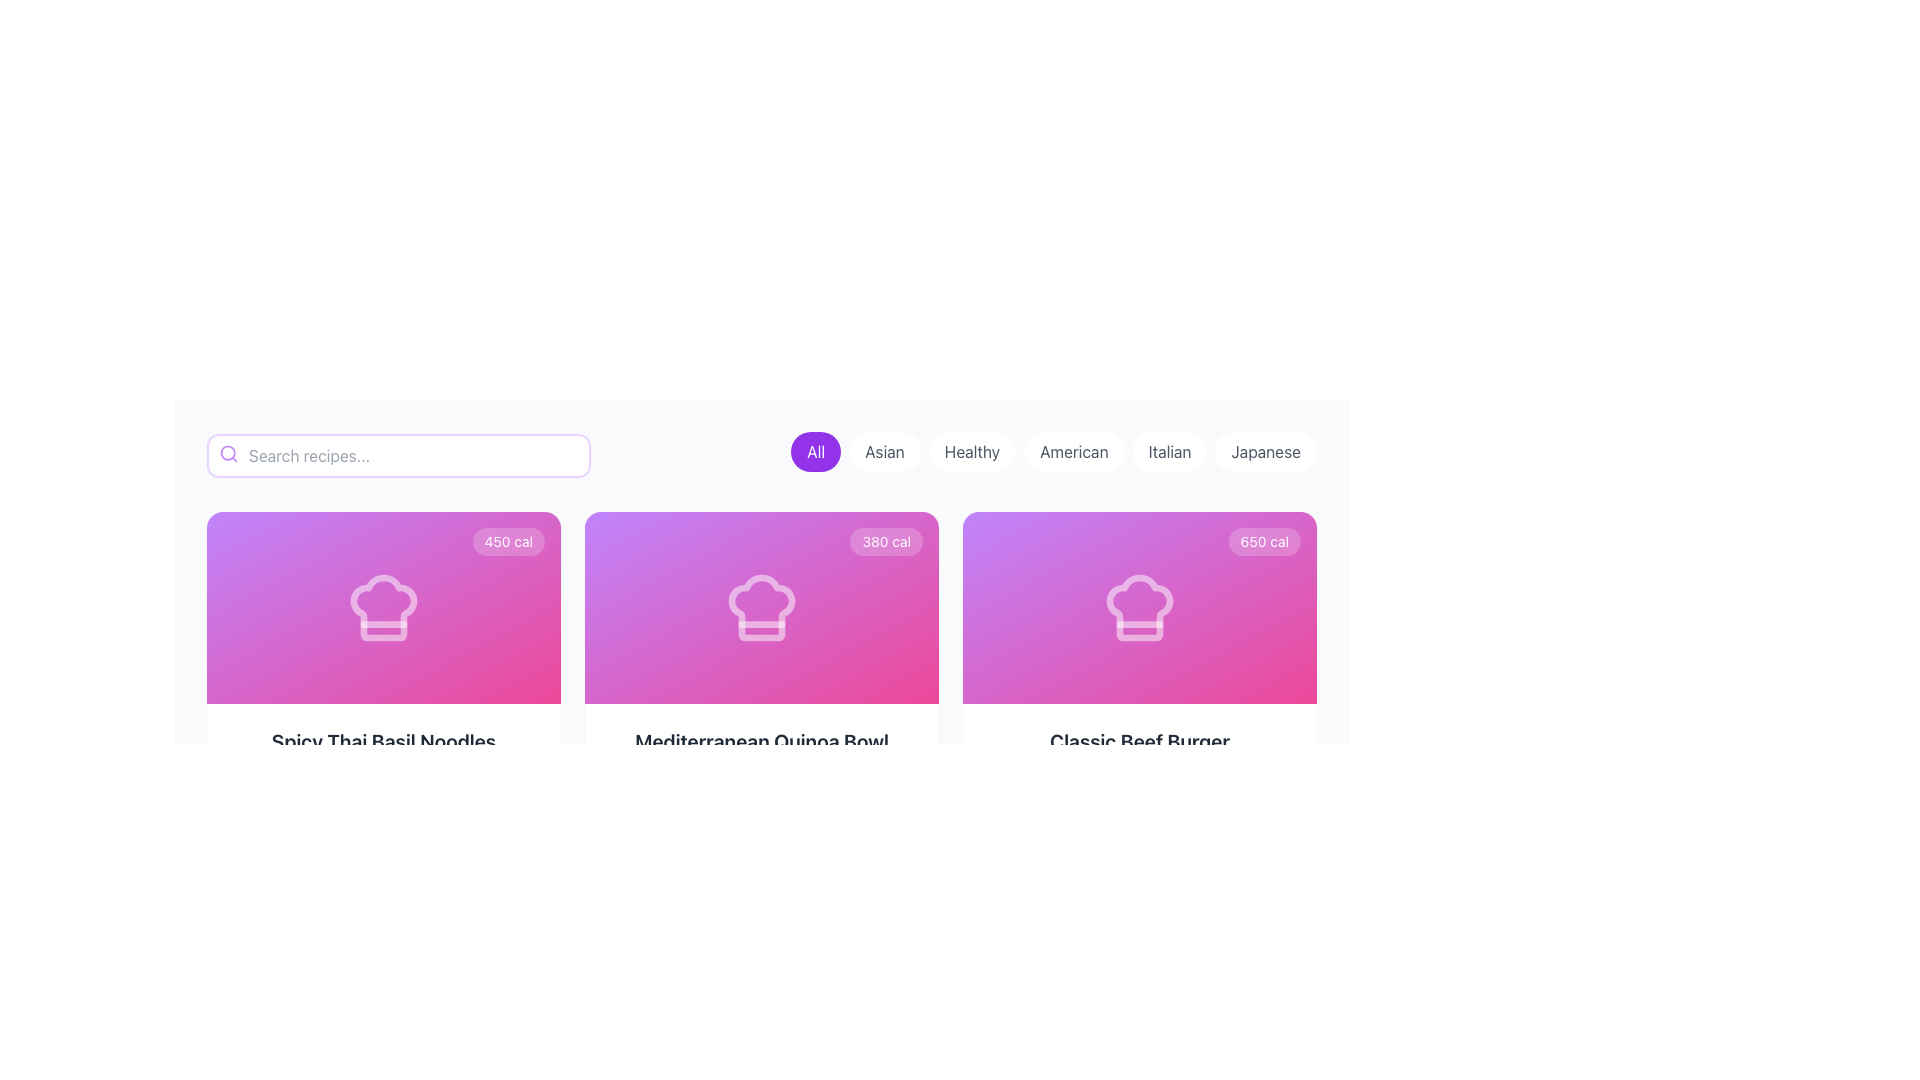 This screenshot has width=1920, height=1080. Describe the element at coordinates (1265, 451) in the screenshot. I see `the 'Japanese' category filter button located at the far right of the category filter list to observe the hover effect` at that location.